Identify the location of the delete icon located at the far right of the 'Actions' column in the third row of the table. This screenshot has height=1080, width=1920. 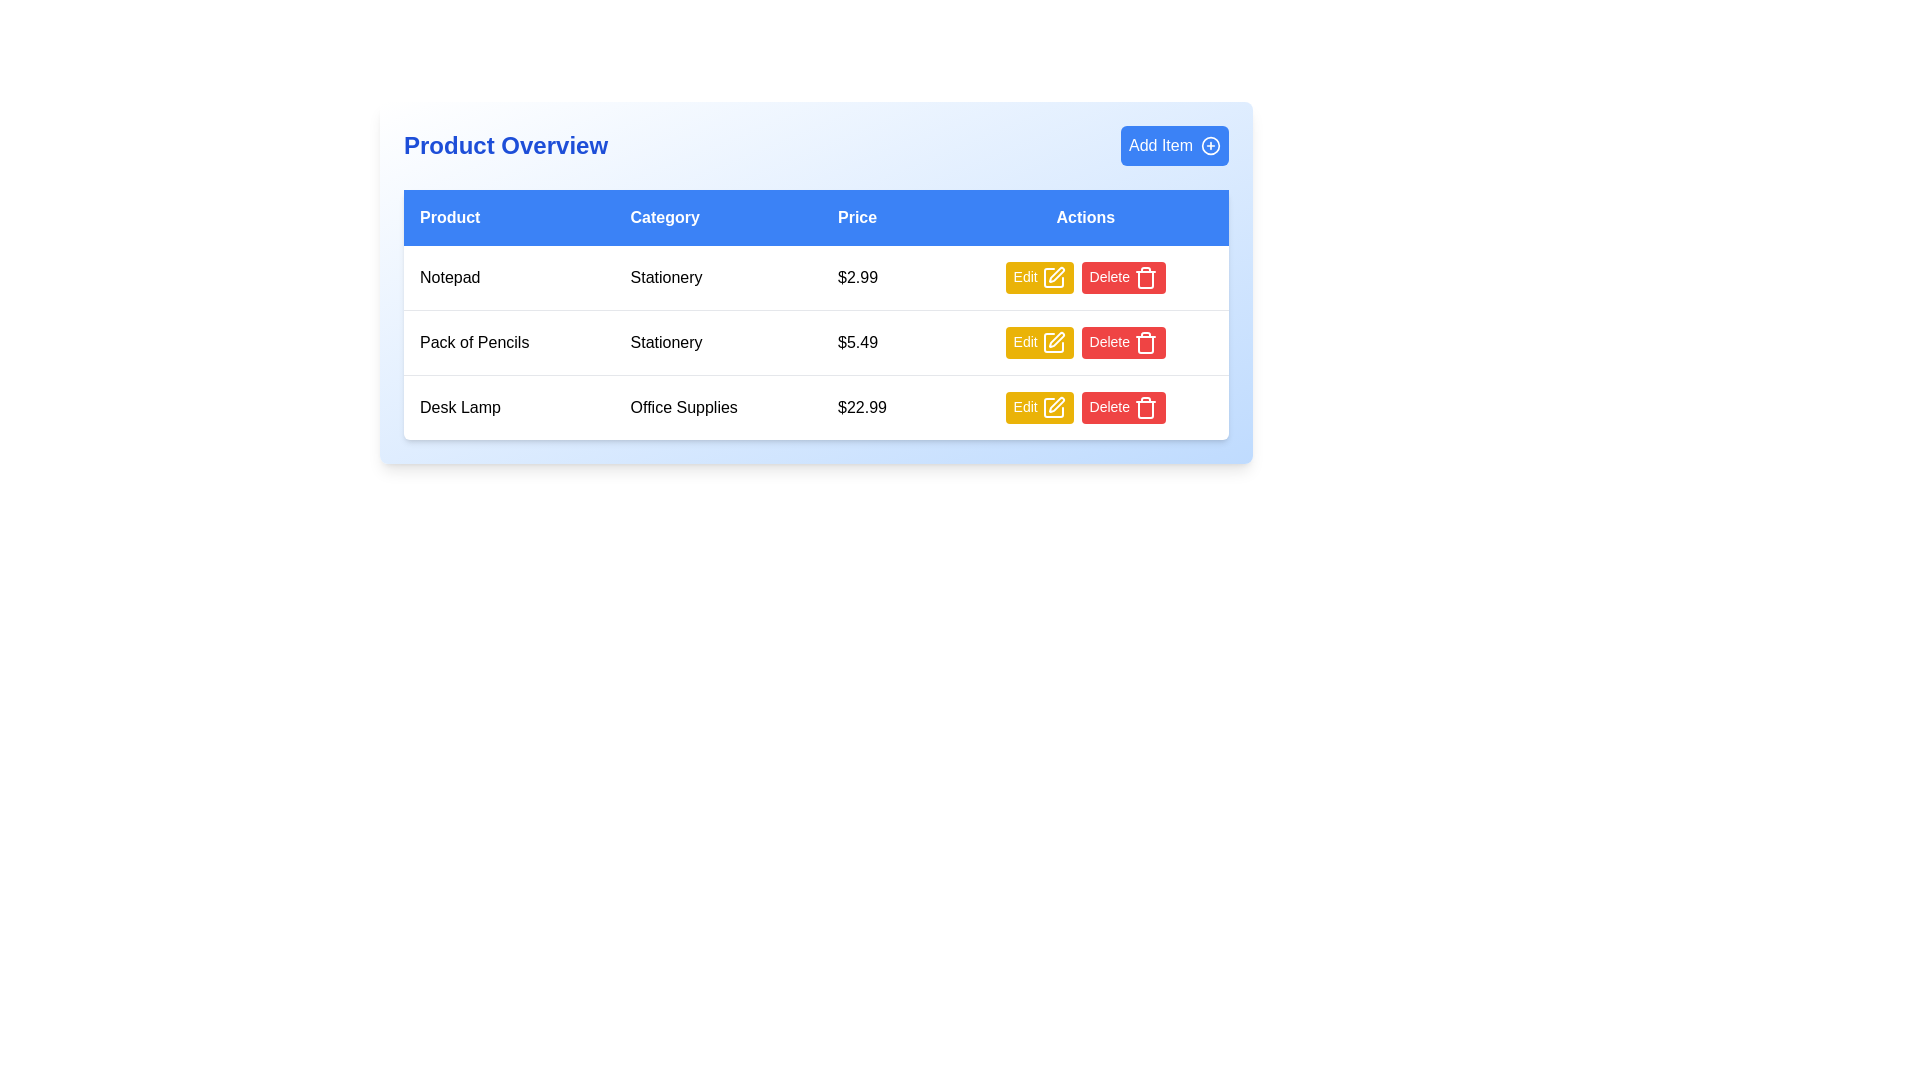
(1145, 407).